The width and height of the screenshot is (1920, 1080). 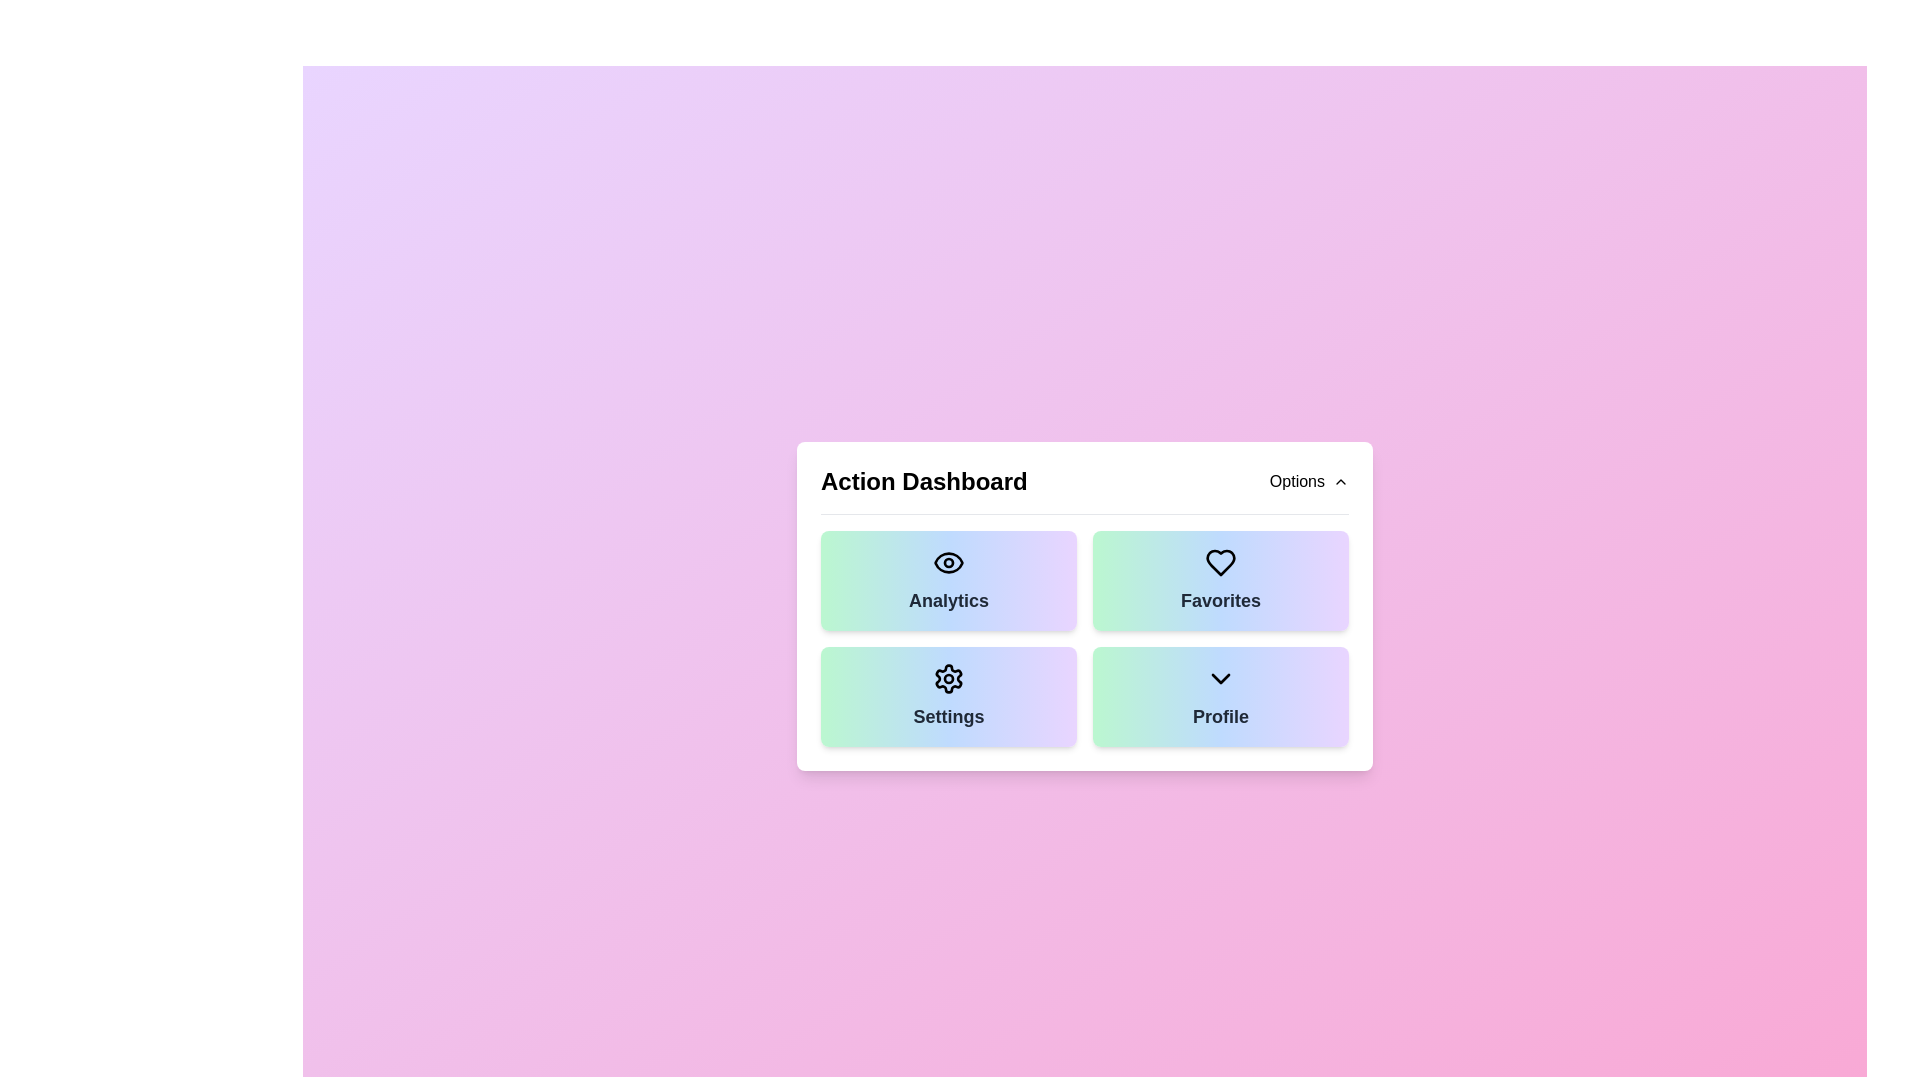 I want to click on the 'Profile' button located in the bottom right corner of the grid layout to trigger a visual effect, so click(x=1219, y=695).